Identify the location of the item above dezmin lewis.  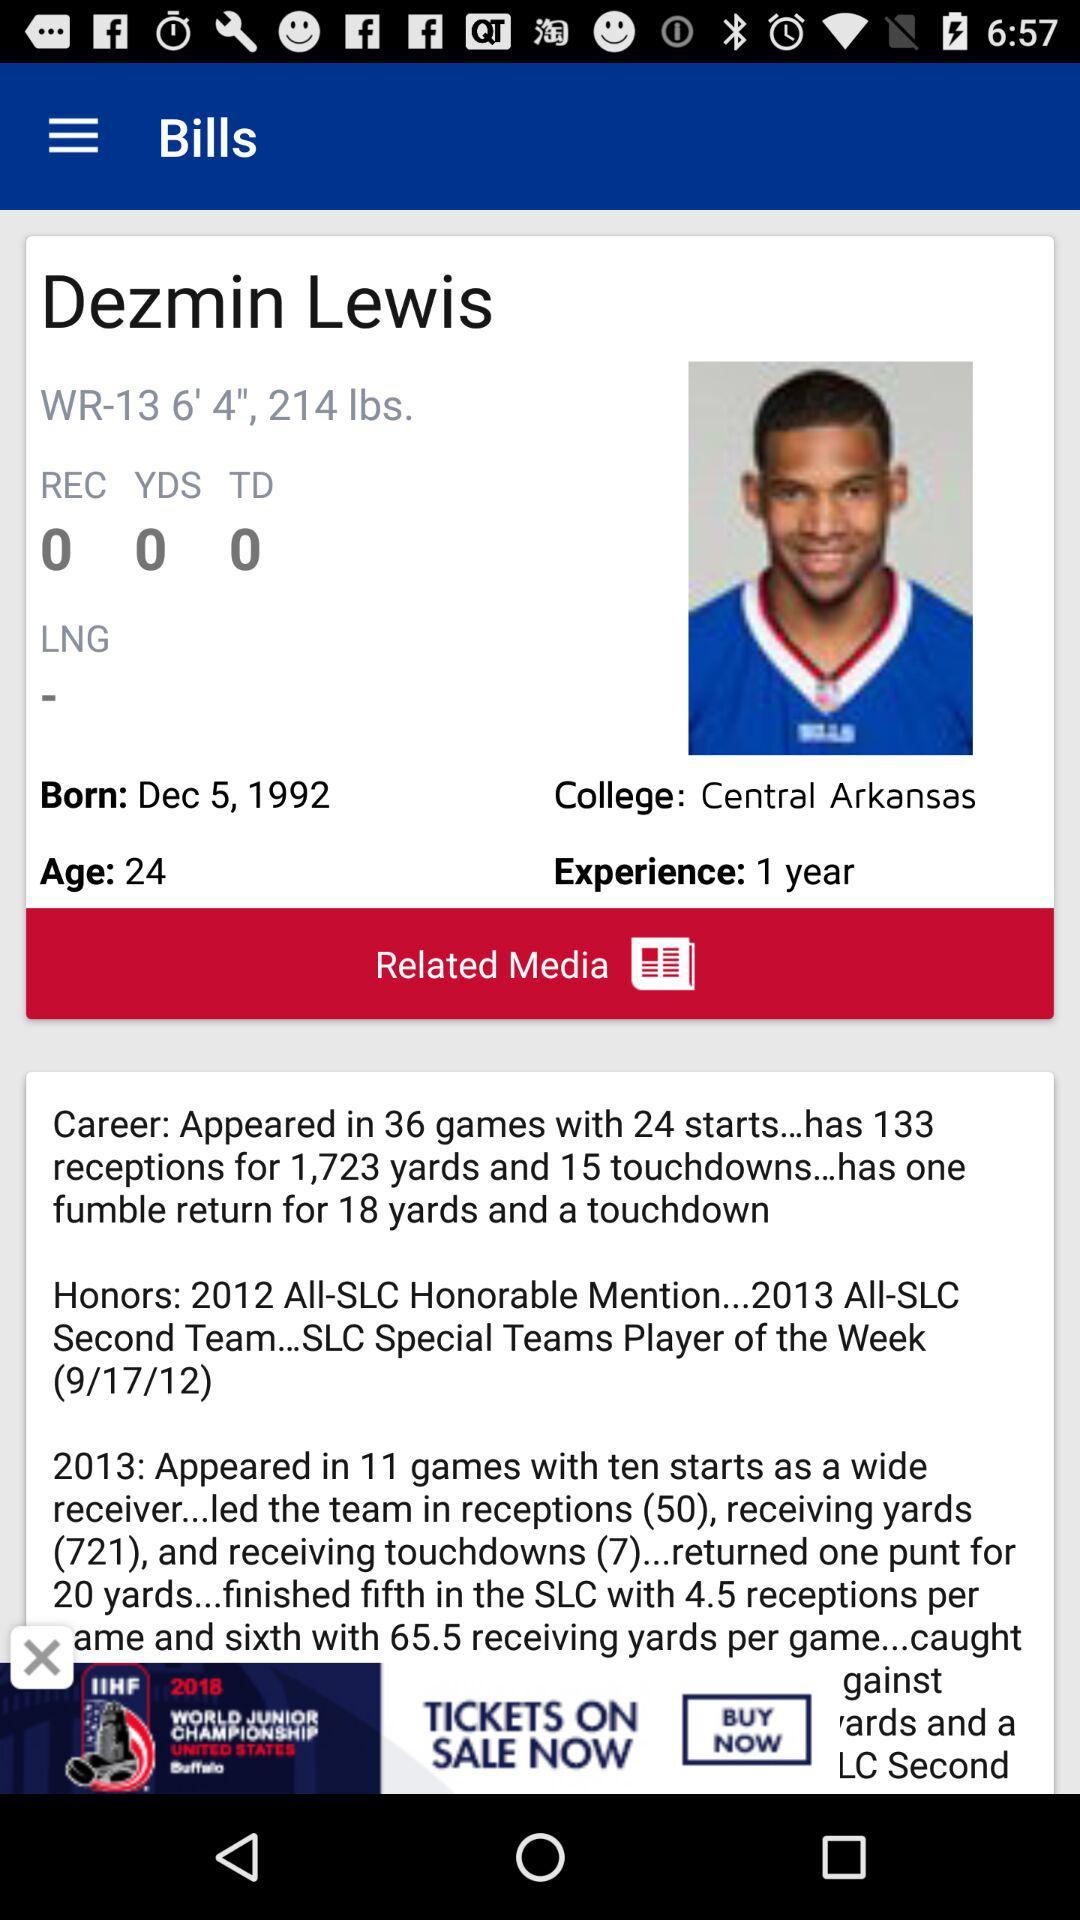
(72, 135).